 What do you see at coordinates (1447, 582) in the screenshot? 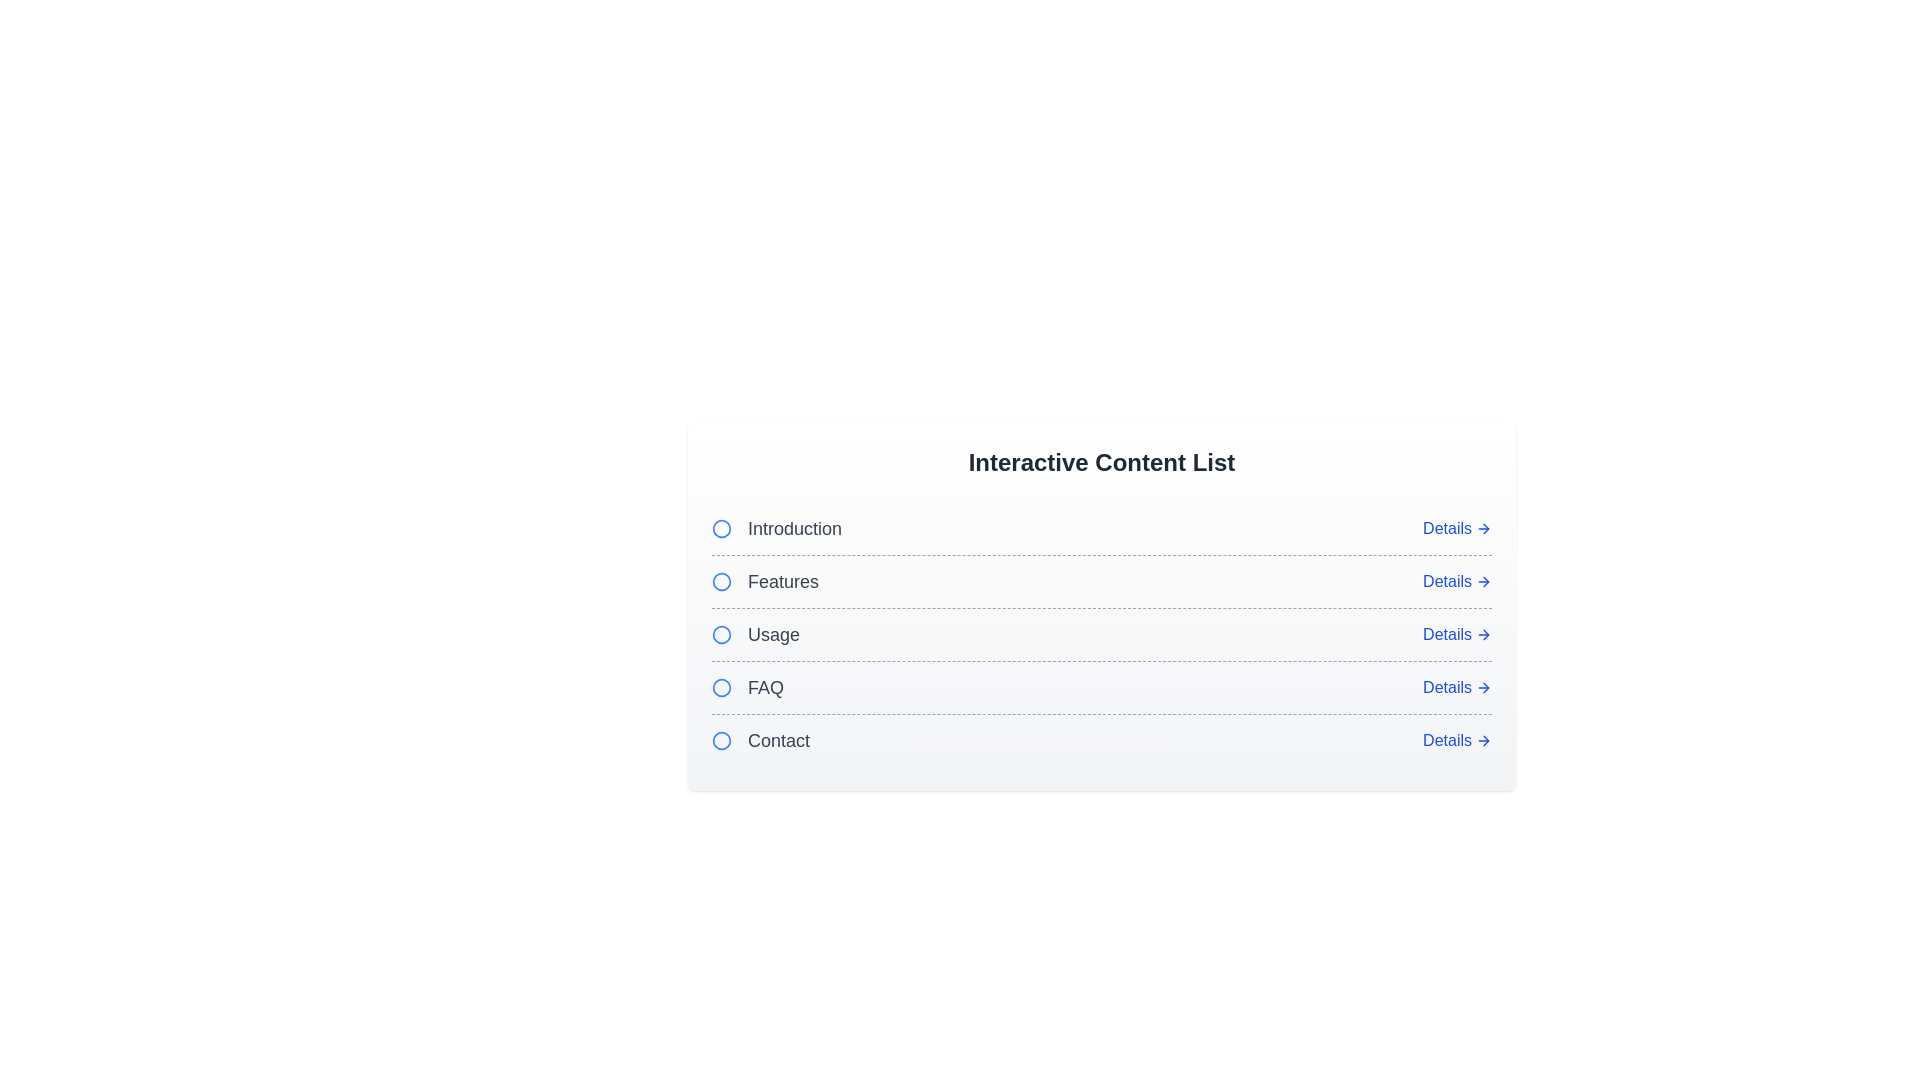
I see `the 'Details' text link, which is styled in blue and located at the end of the fourth row, following the label 'FAQ'` at bounding box center [1447, 582].